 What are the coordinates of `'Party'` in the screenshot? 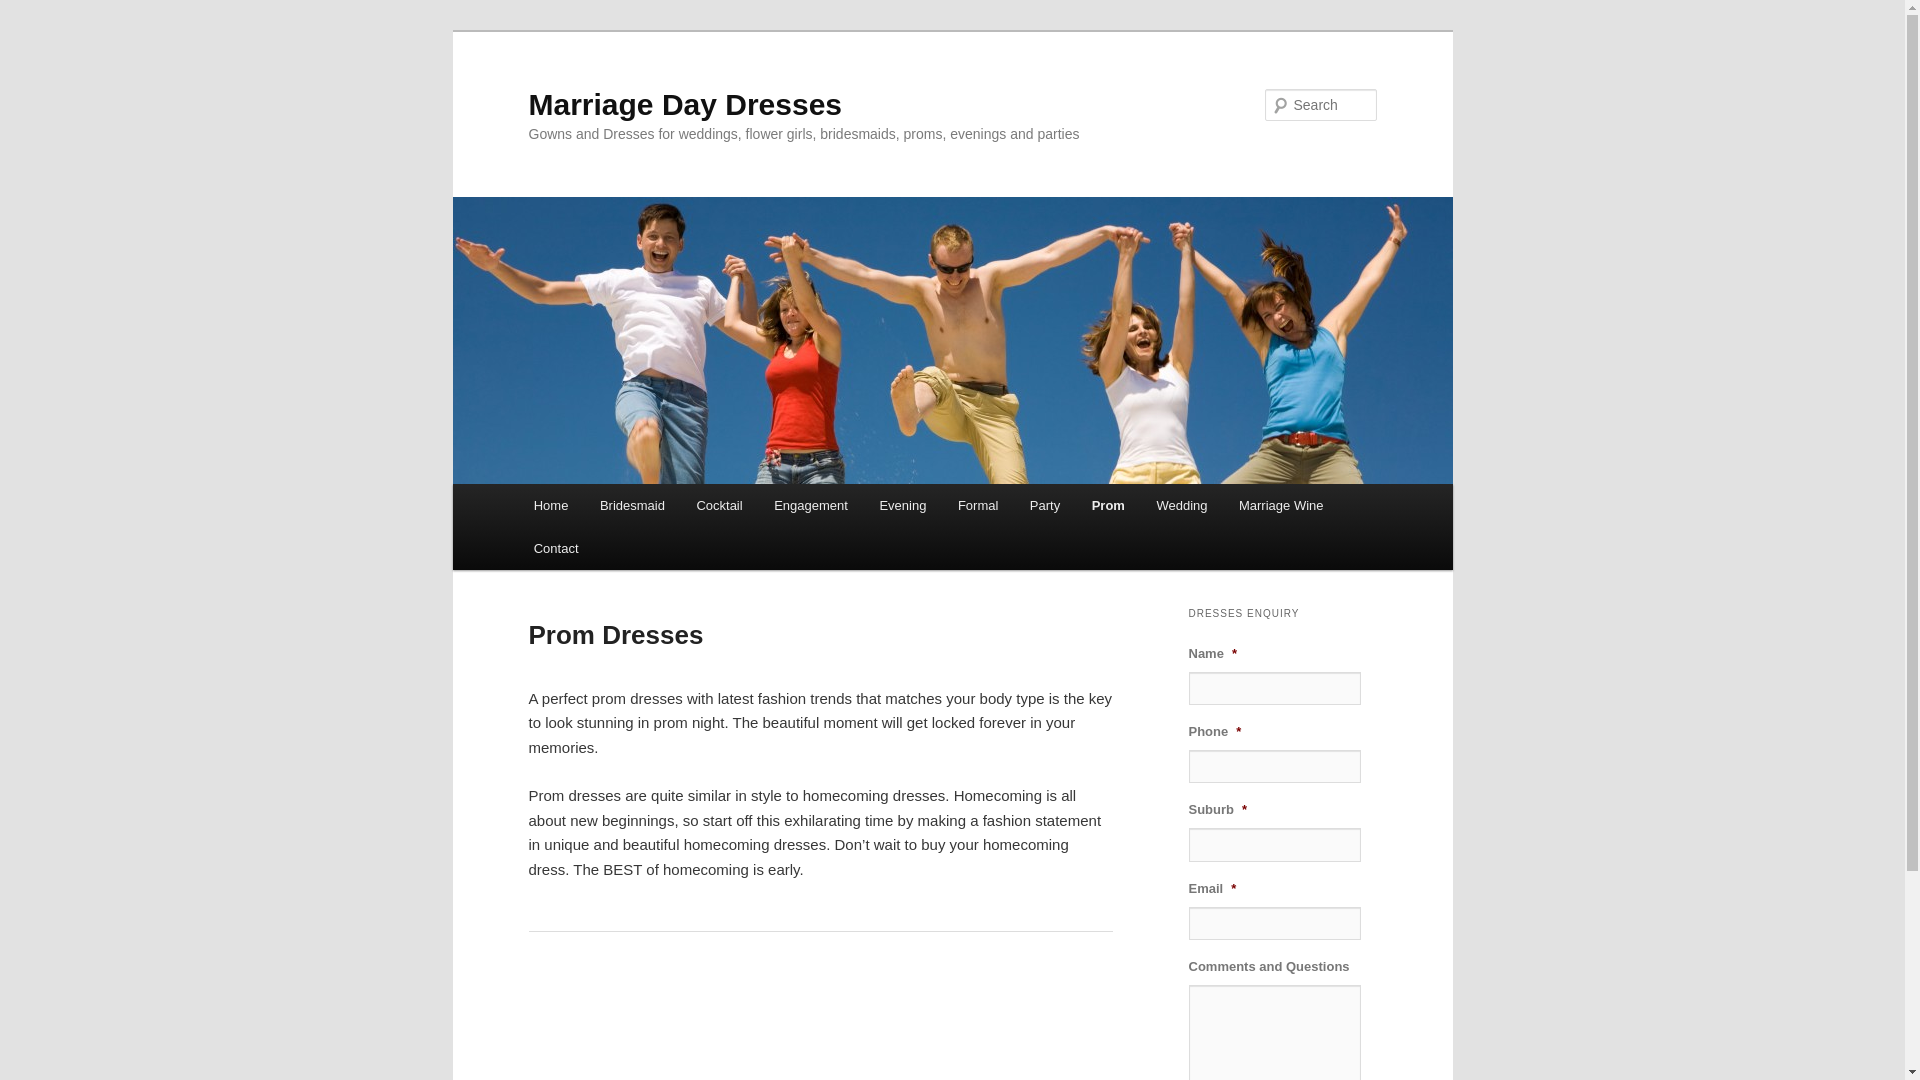 It's located at (1044, 504).